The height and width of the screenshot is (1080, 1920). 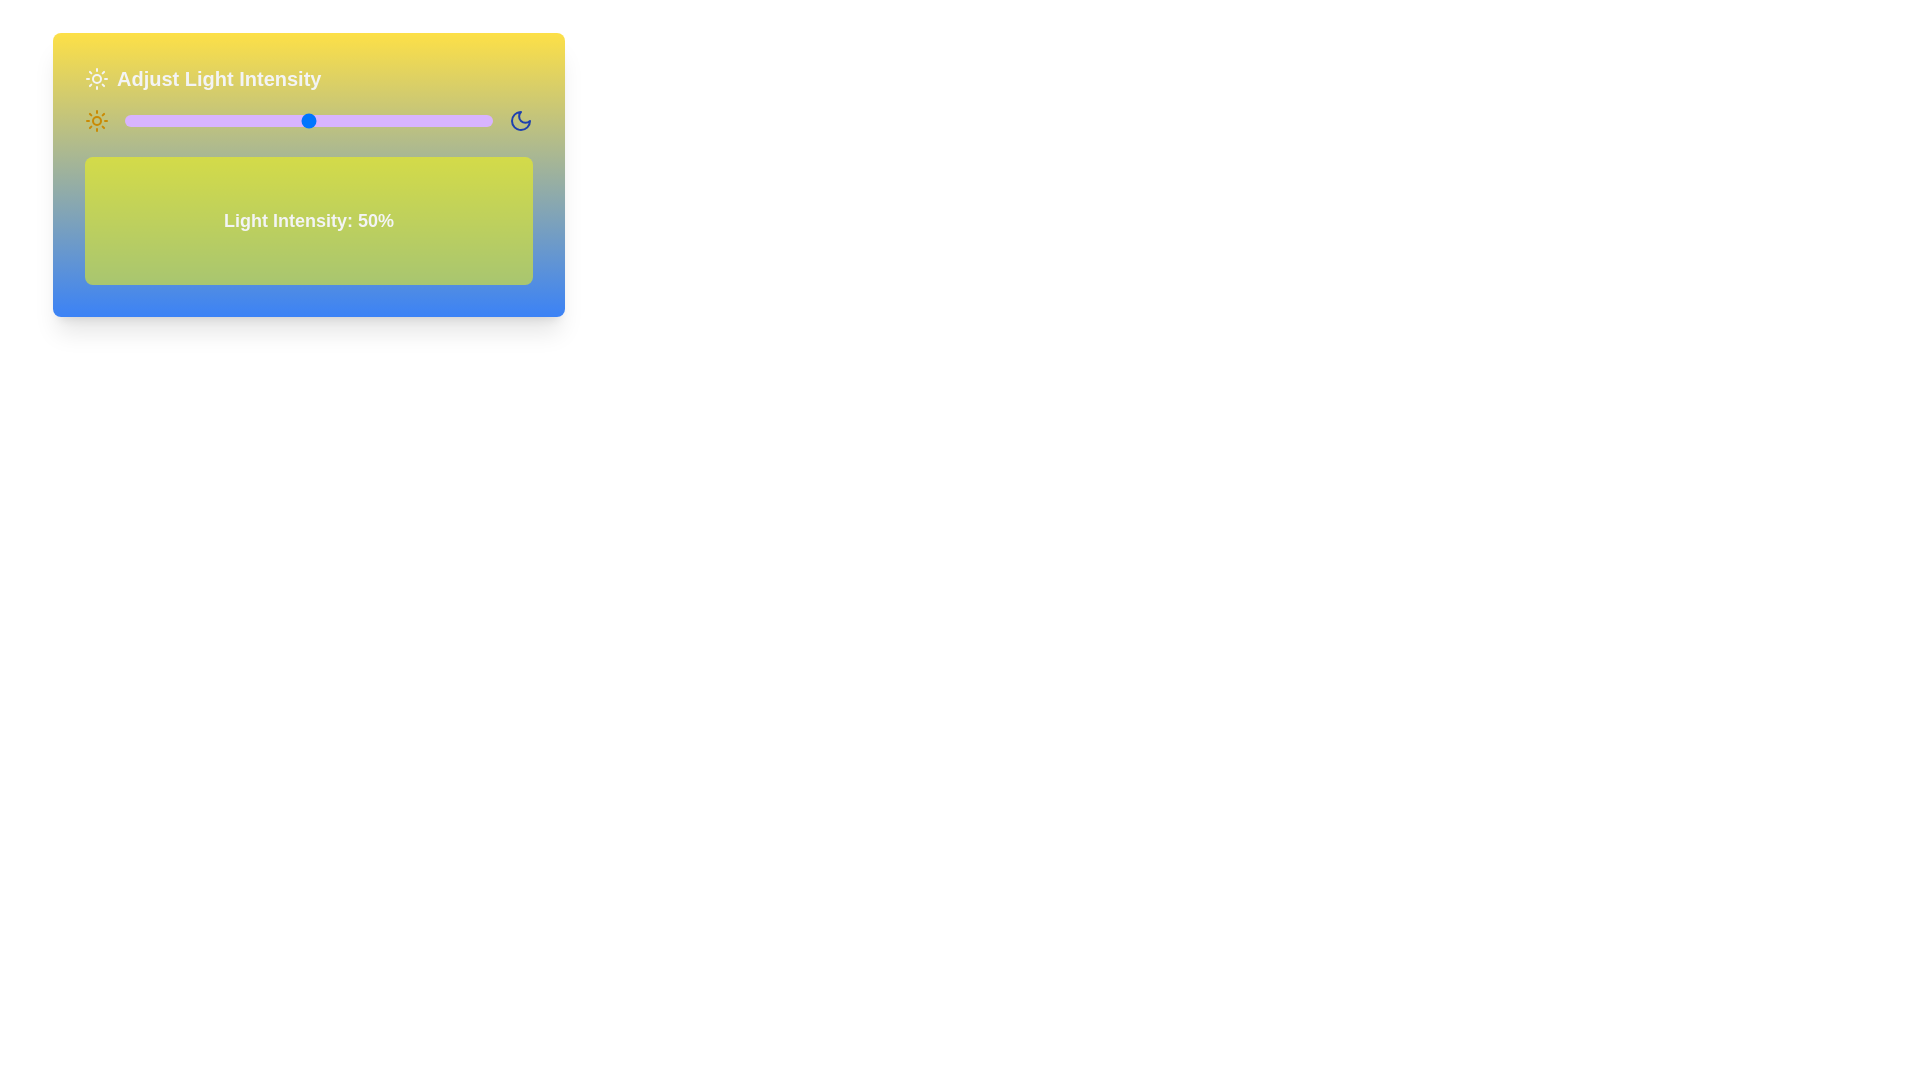 I want to click on the light intensity to 7% by interacting with the slider, so click(x=149, y=120).